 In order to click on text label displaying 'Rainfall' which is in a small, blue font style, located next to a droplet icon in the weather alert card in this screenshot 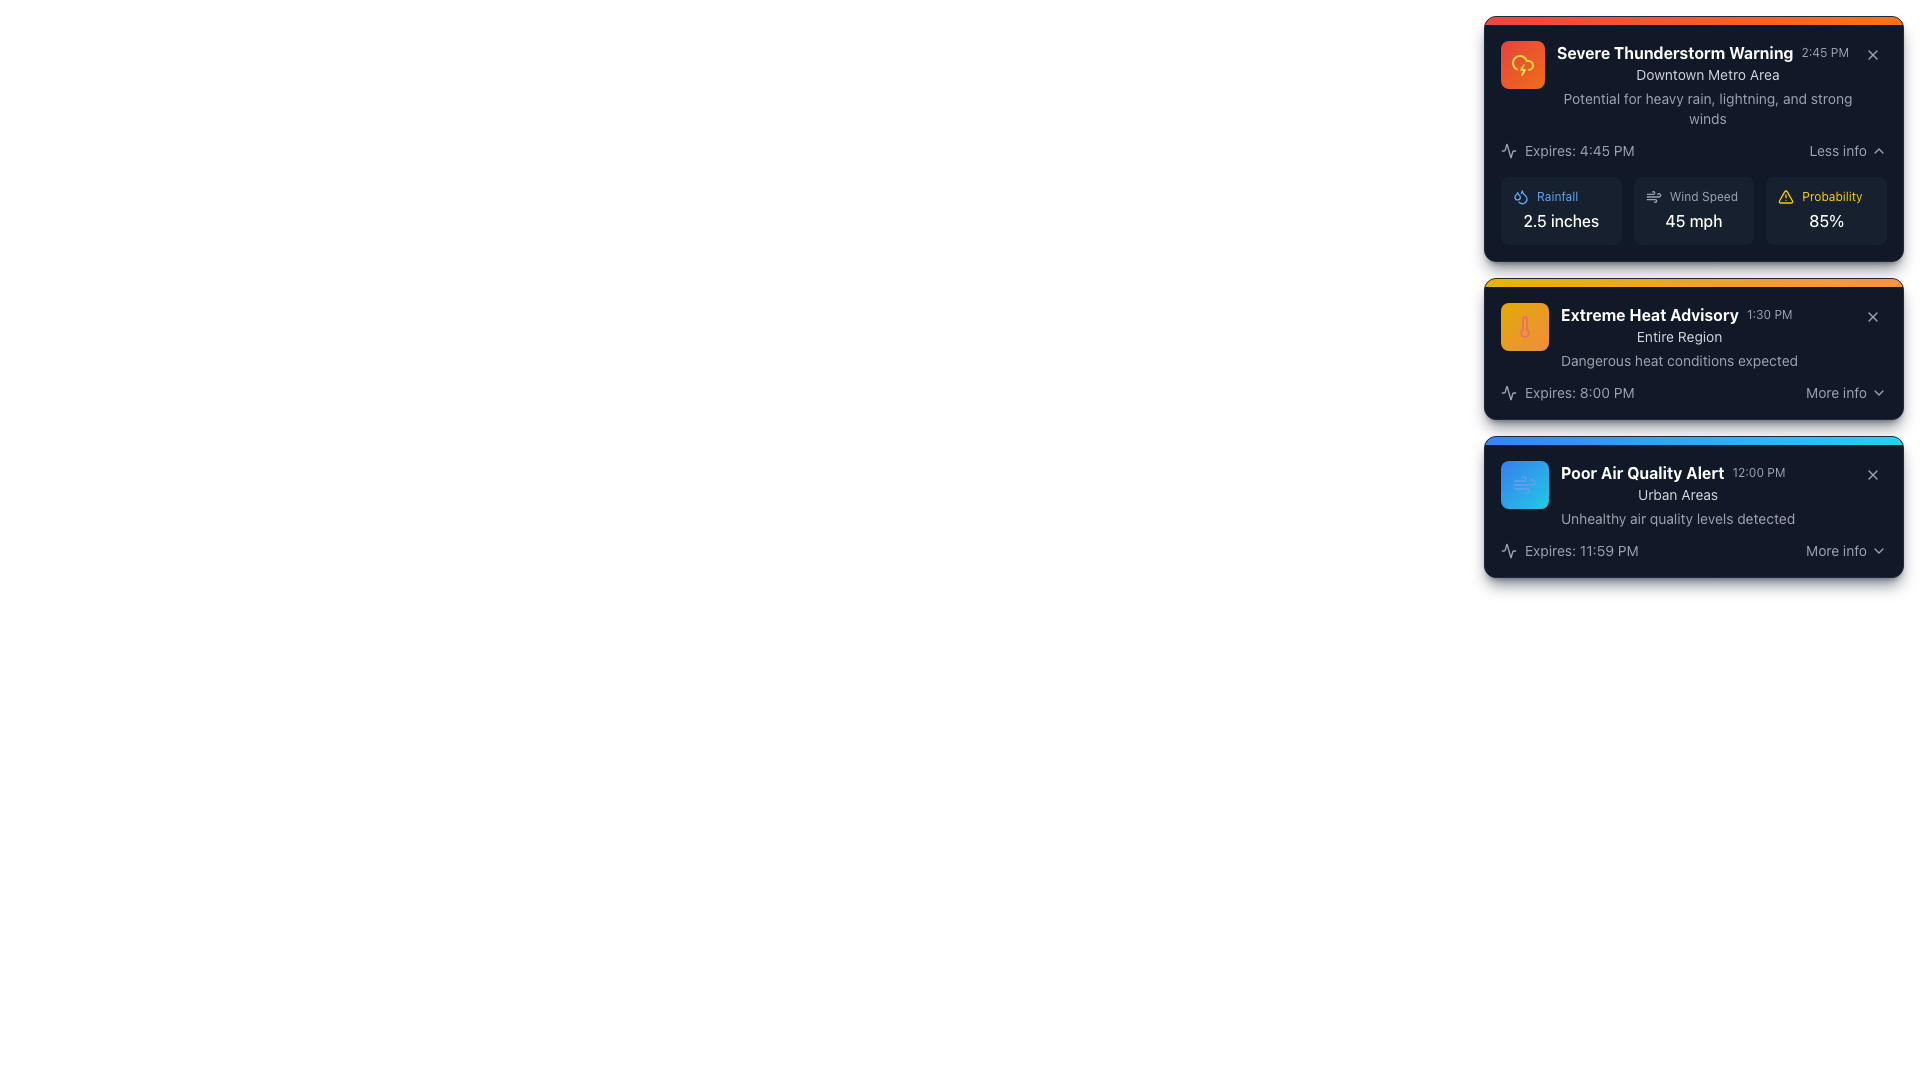, I will do `click(1556, 196)`.